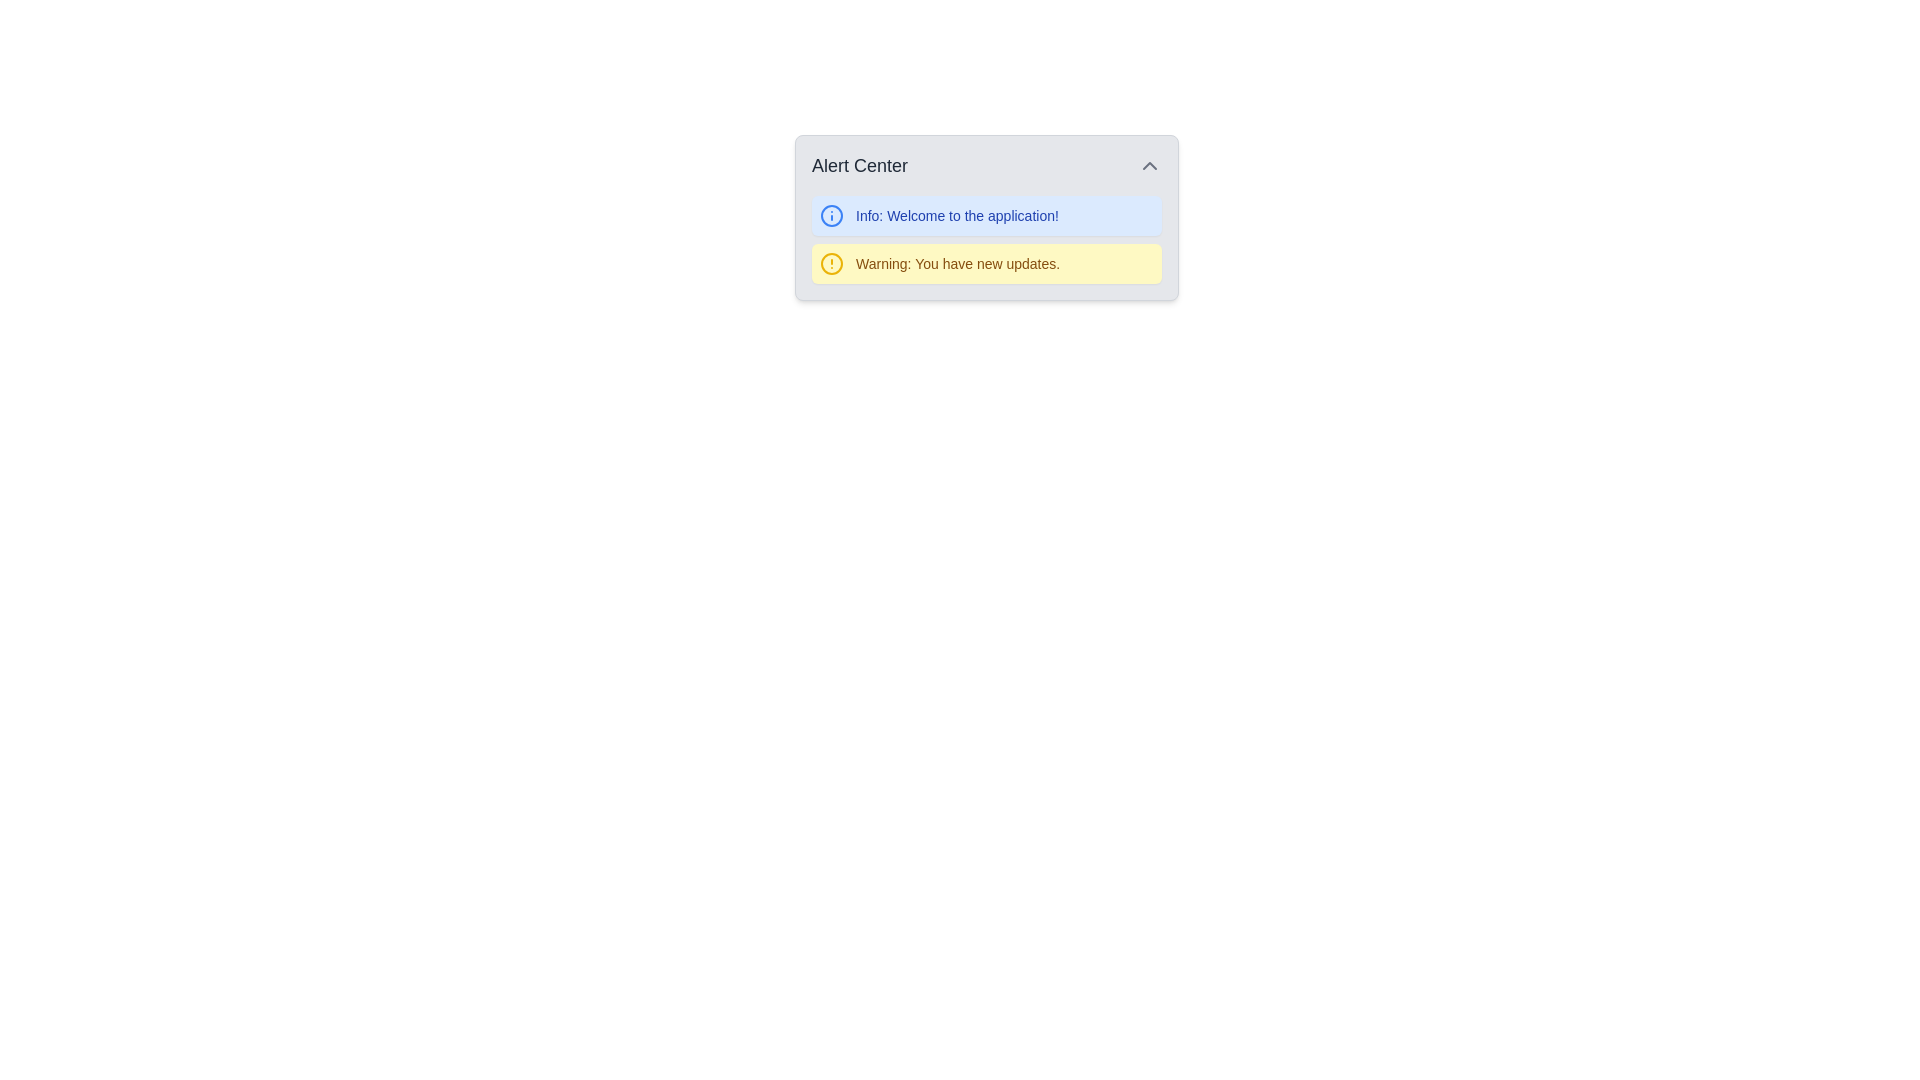 This screenshot has height=1080, width=1920. What do you see at coordinates (987, 262) in the screenshot?
I see `second notification in the Alert Center, which provides a warning about updates` at bounding box center [987, 262].